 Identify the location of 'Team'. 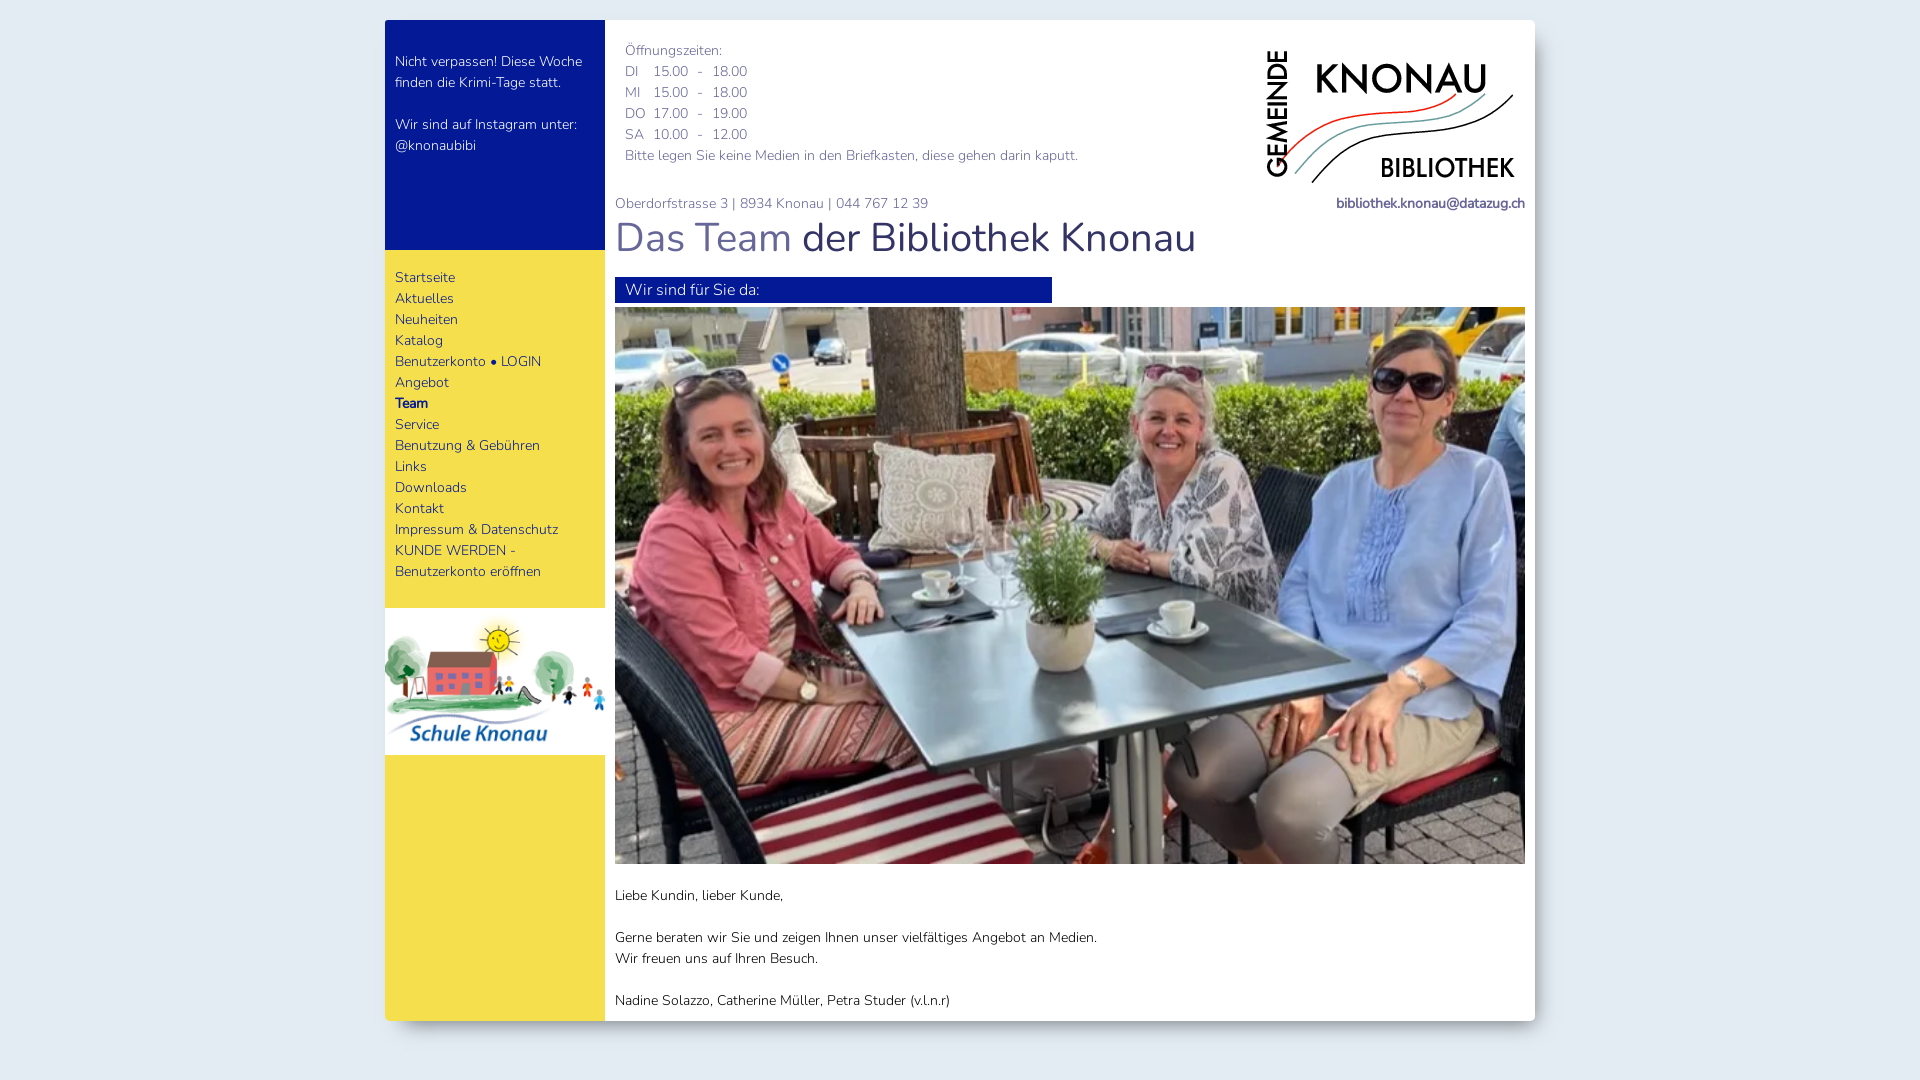
(410, 403).